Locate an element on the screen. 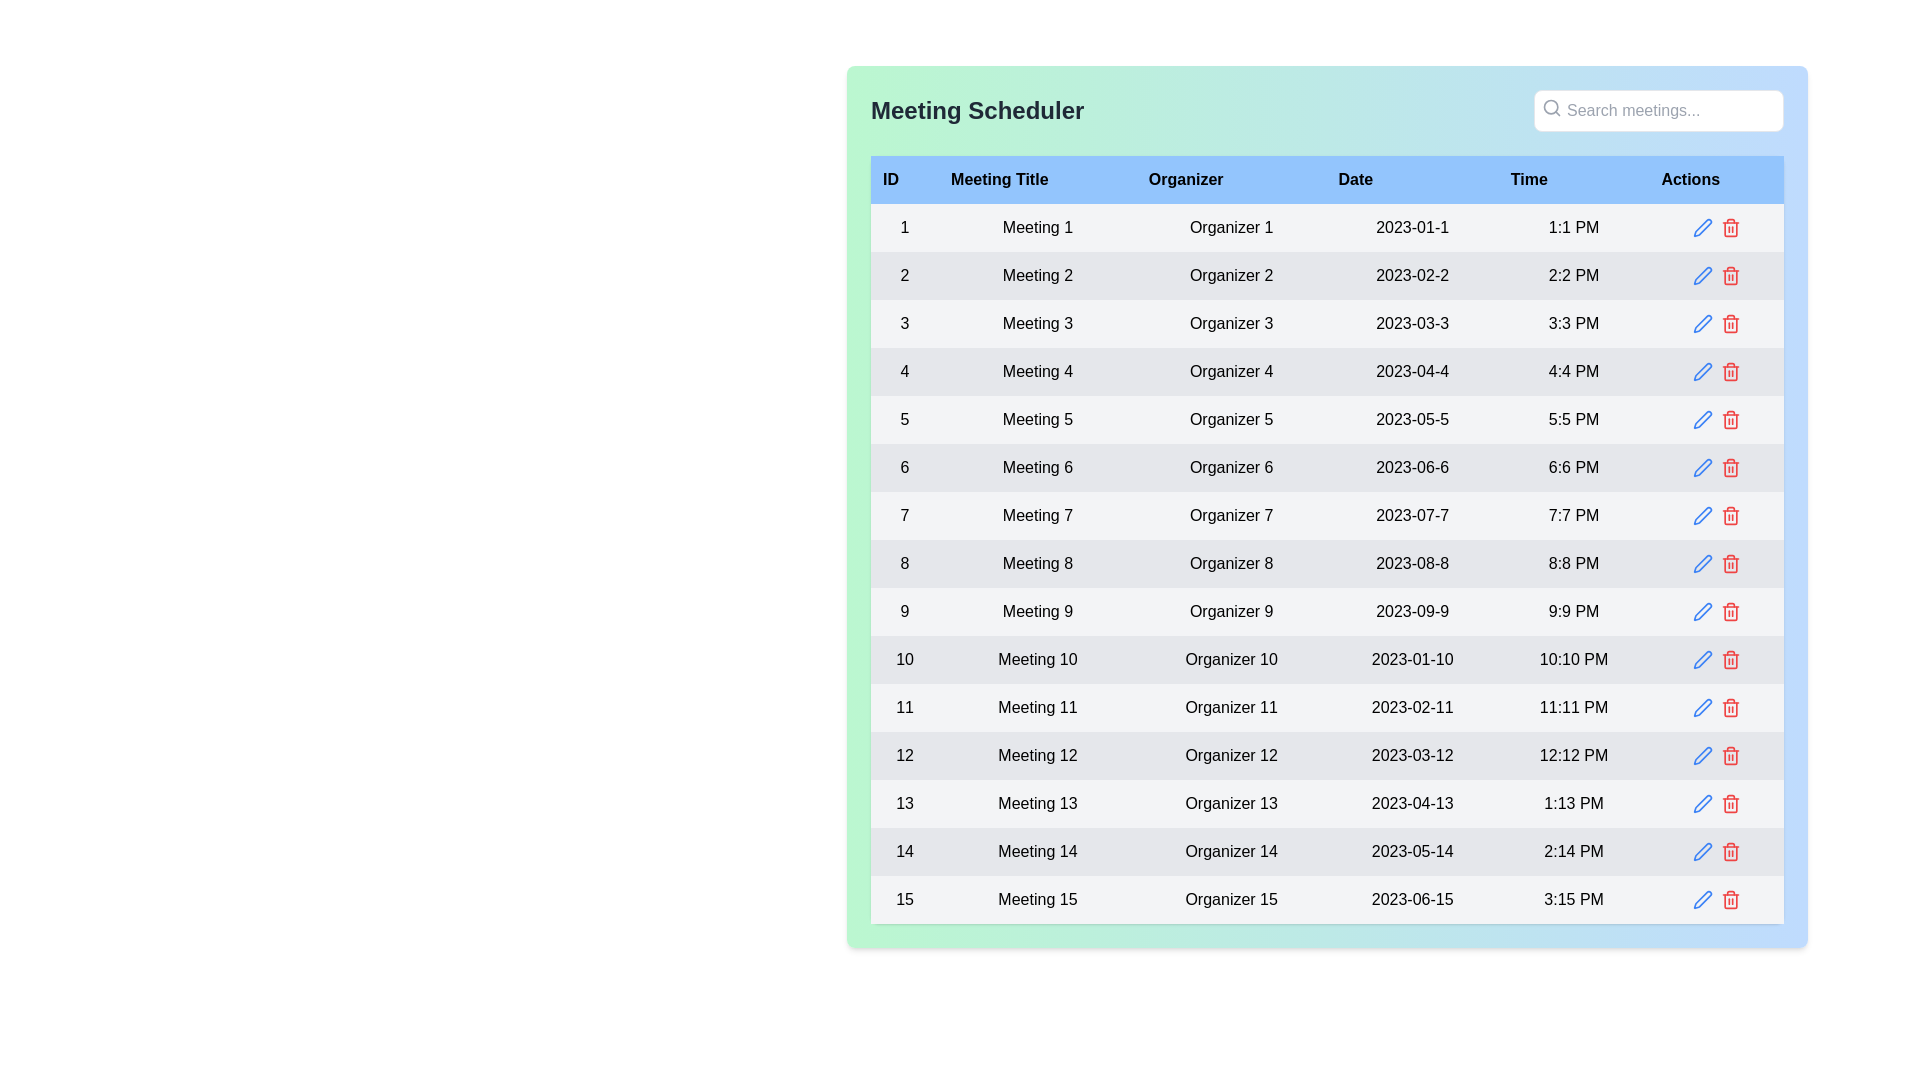 This screenshot has height=1080, width=1920. the blue-themed stylized pen icon in the Actions column for the second row labeled 'Meeting 2' is located at coordinates (1701, 276).